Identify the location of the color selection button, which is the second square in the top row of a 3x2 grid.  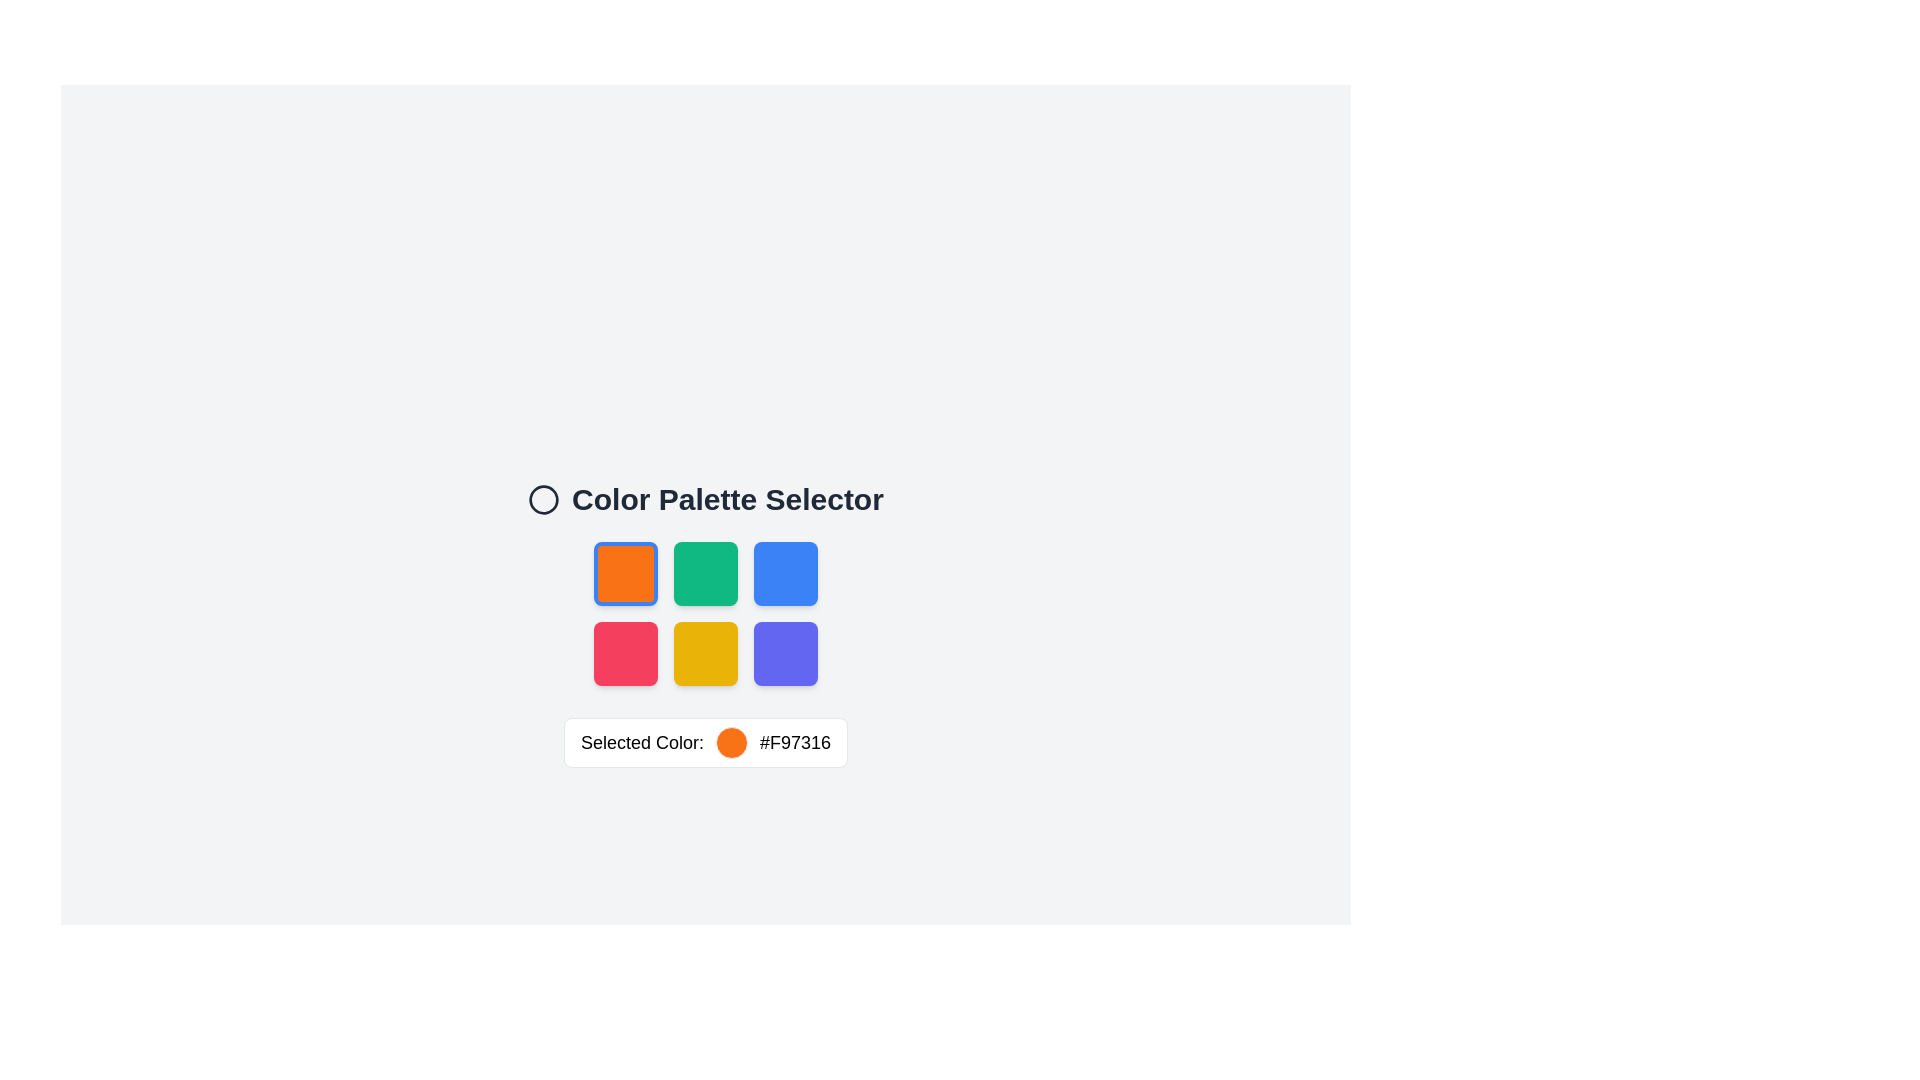
(705, 574).